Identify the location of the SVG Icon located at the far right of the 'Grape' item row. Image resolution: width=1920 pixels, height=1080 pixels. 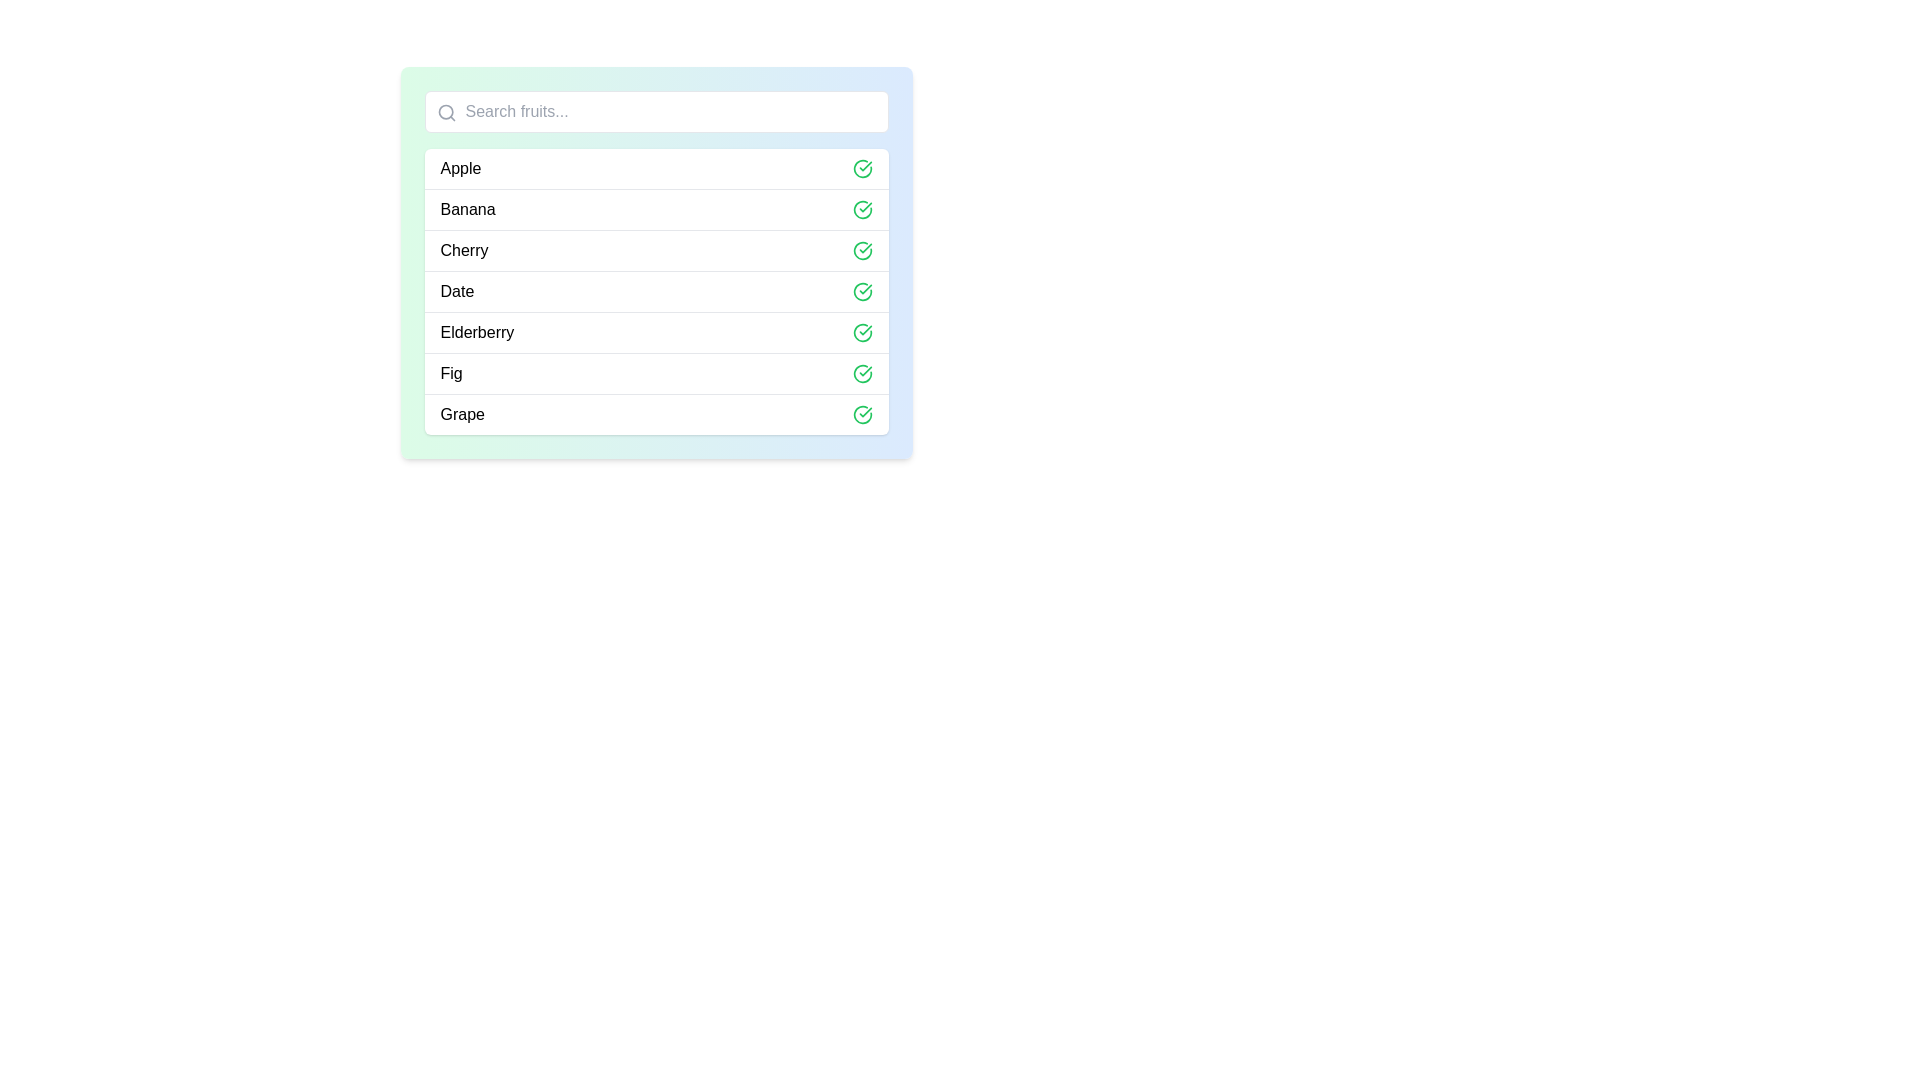
(862, 414).